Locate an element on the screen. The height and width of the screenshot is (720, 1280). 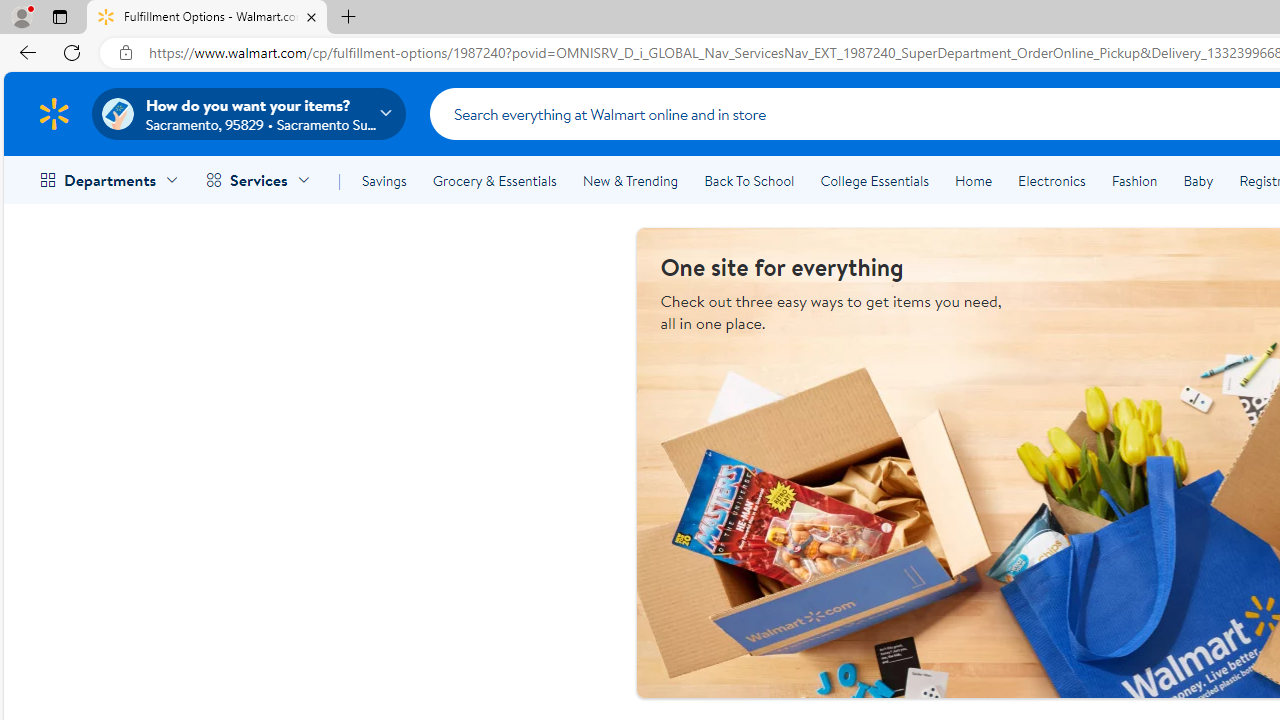
'Savings' is located at coordinates (384, 181).